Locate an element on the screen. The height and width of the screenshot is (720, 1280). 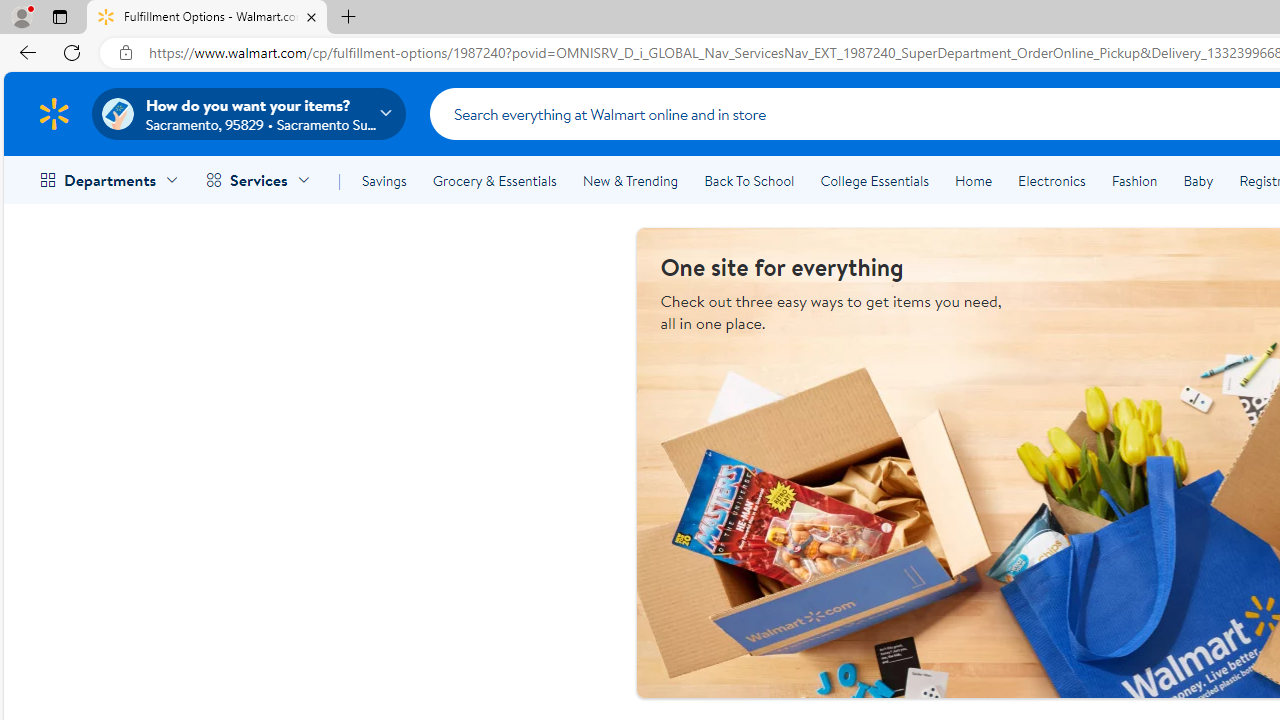
'Savings' is located at coordinates (384, 181).